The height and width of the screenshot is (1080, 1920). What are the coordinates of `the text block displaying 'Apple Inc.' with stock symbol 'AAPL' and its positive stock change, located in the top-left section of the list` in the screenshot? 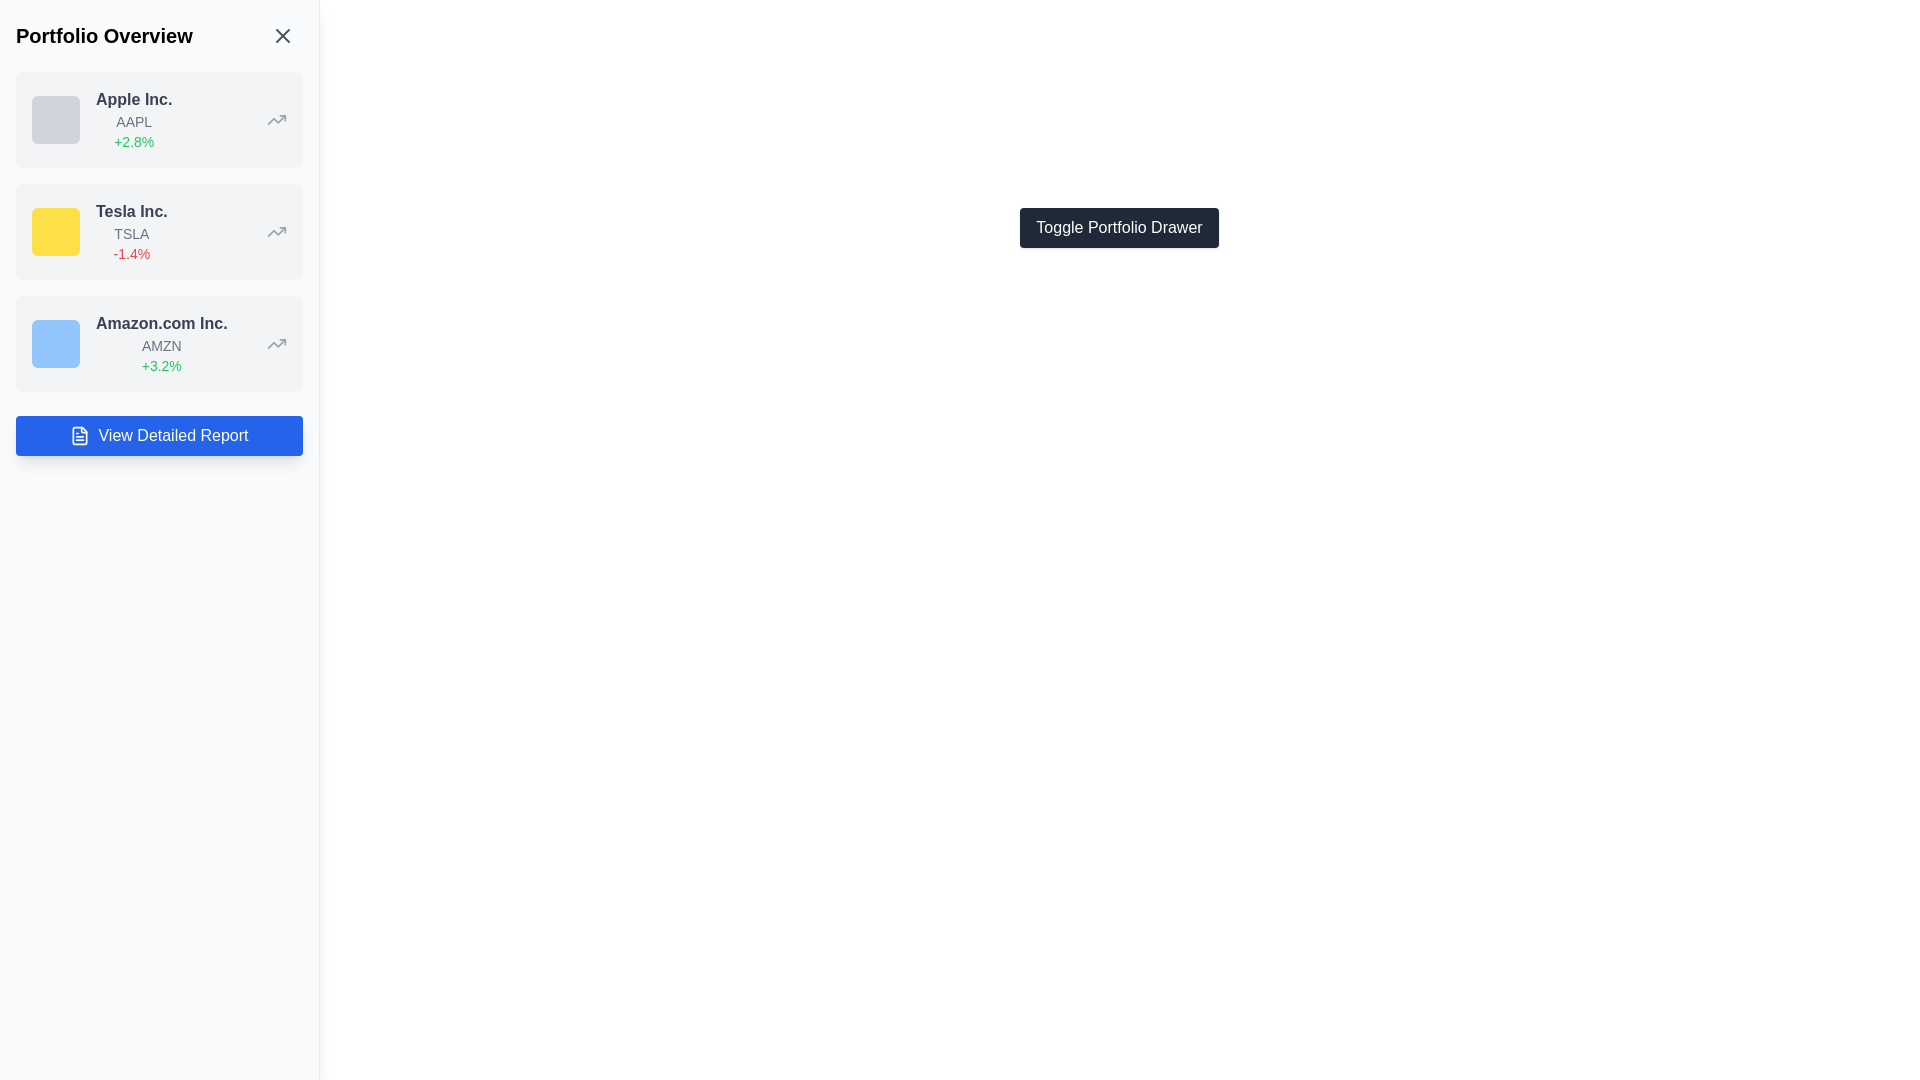 It's located at (133, 119).